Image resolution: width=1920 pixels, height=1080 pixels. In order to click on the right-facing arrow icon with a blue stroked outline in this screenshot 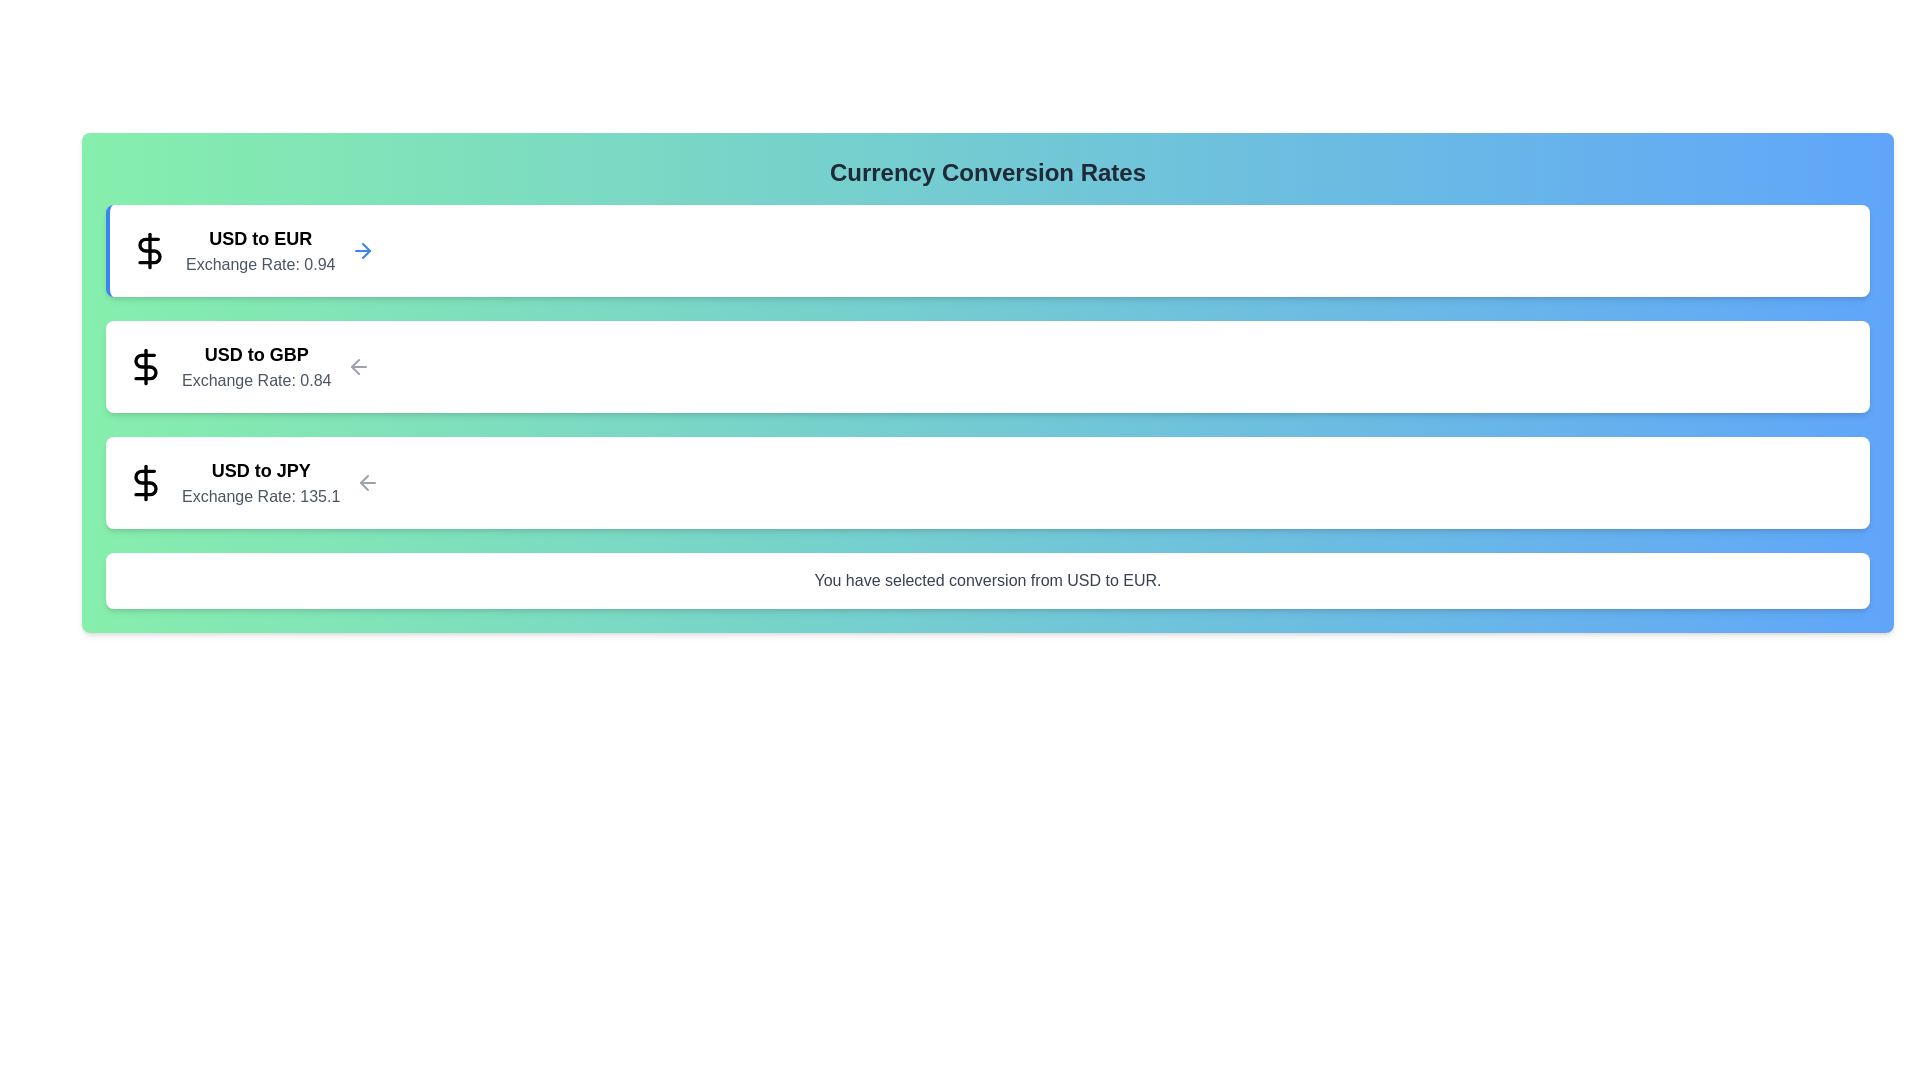, I will do `click(363, 249)`.